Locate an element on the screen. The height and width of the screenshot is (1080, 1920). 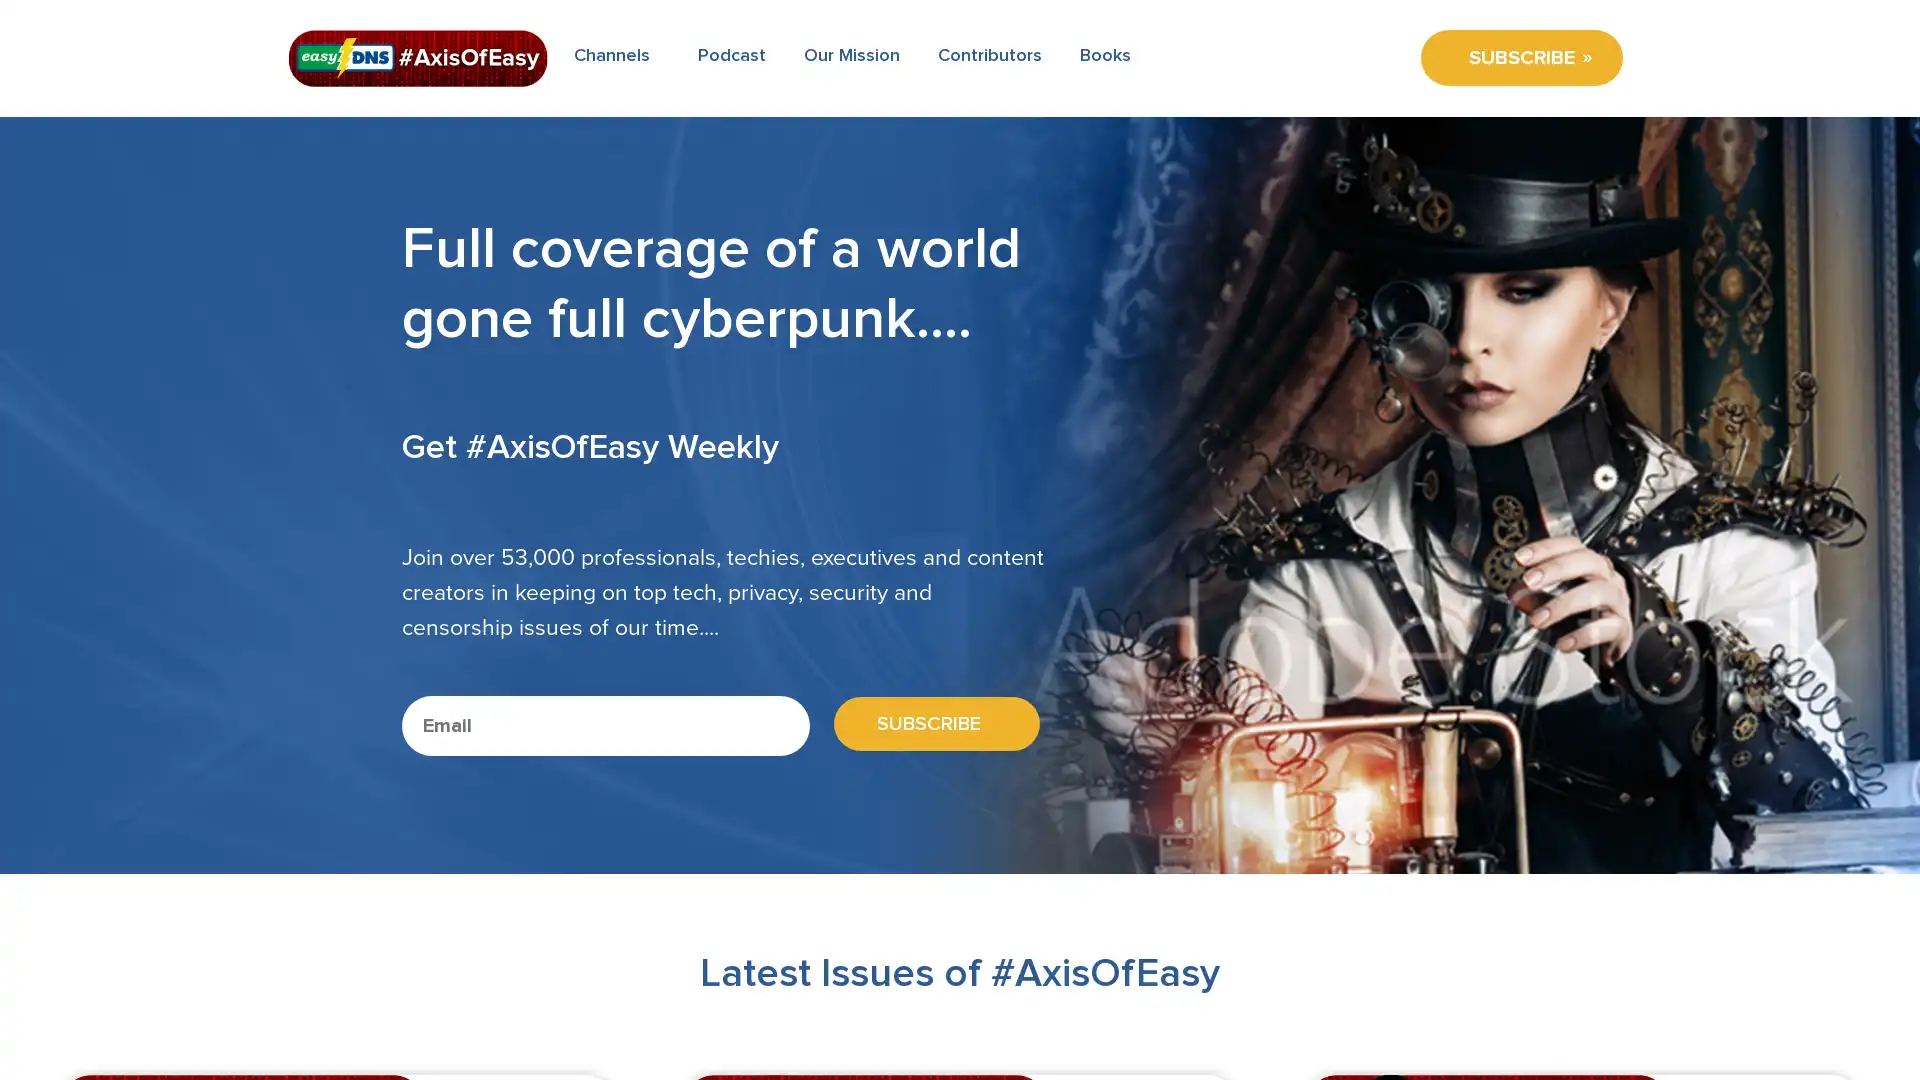
Subscribe is located at coordinates (928, 724).